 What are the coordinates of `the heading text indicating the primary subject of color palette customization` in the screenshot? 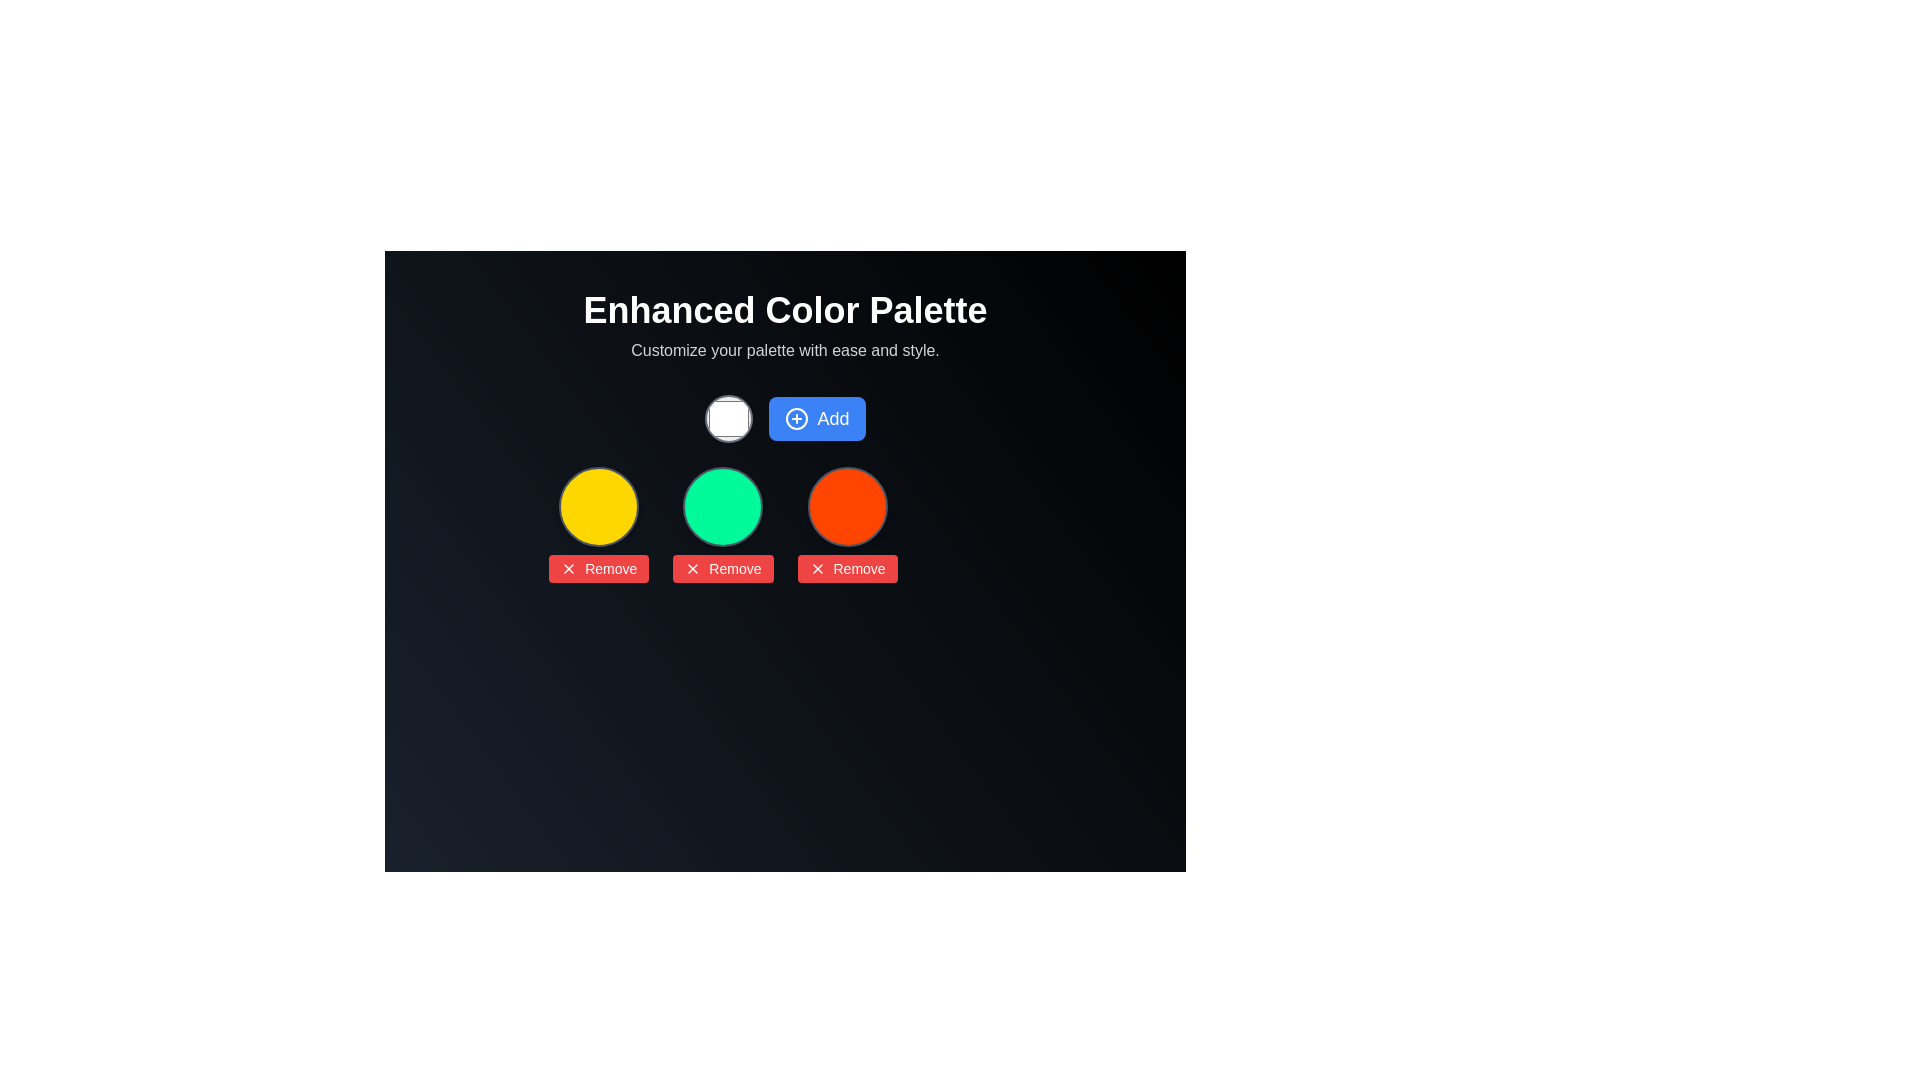 It's located at (784, 311).